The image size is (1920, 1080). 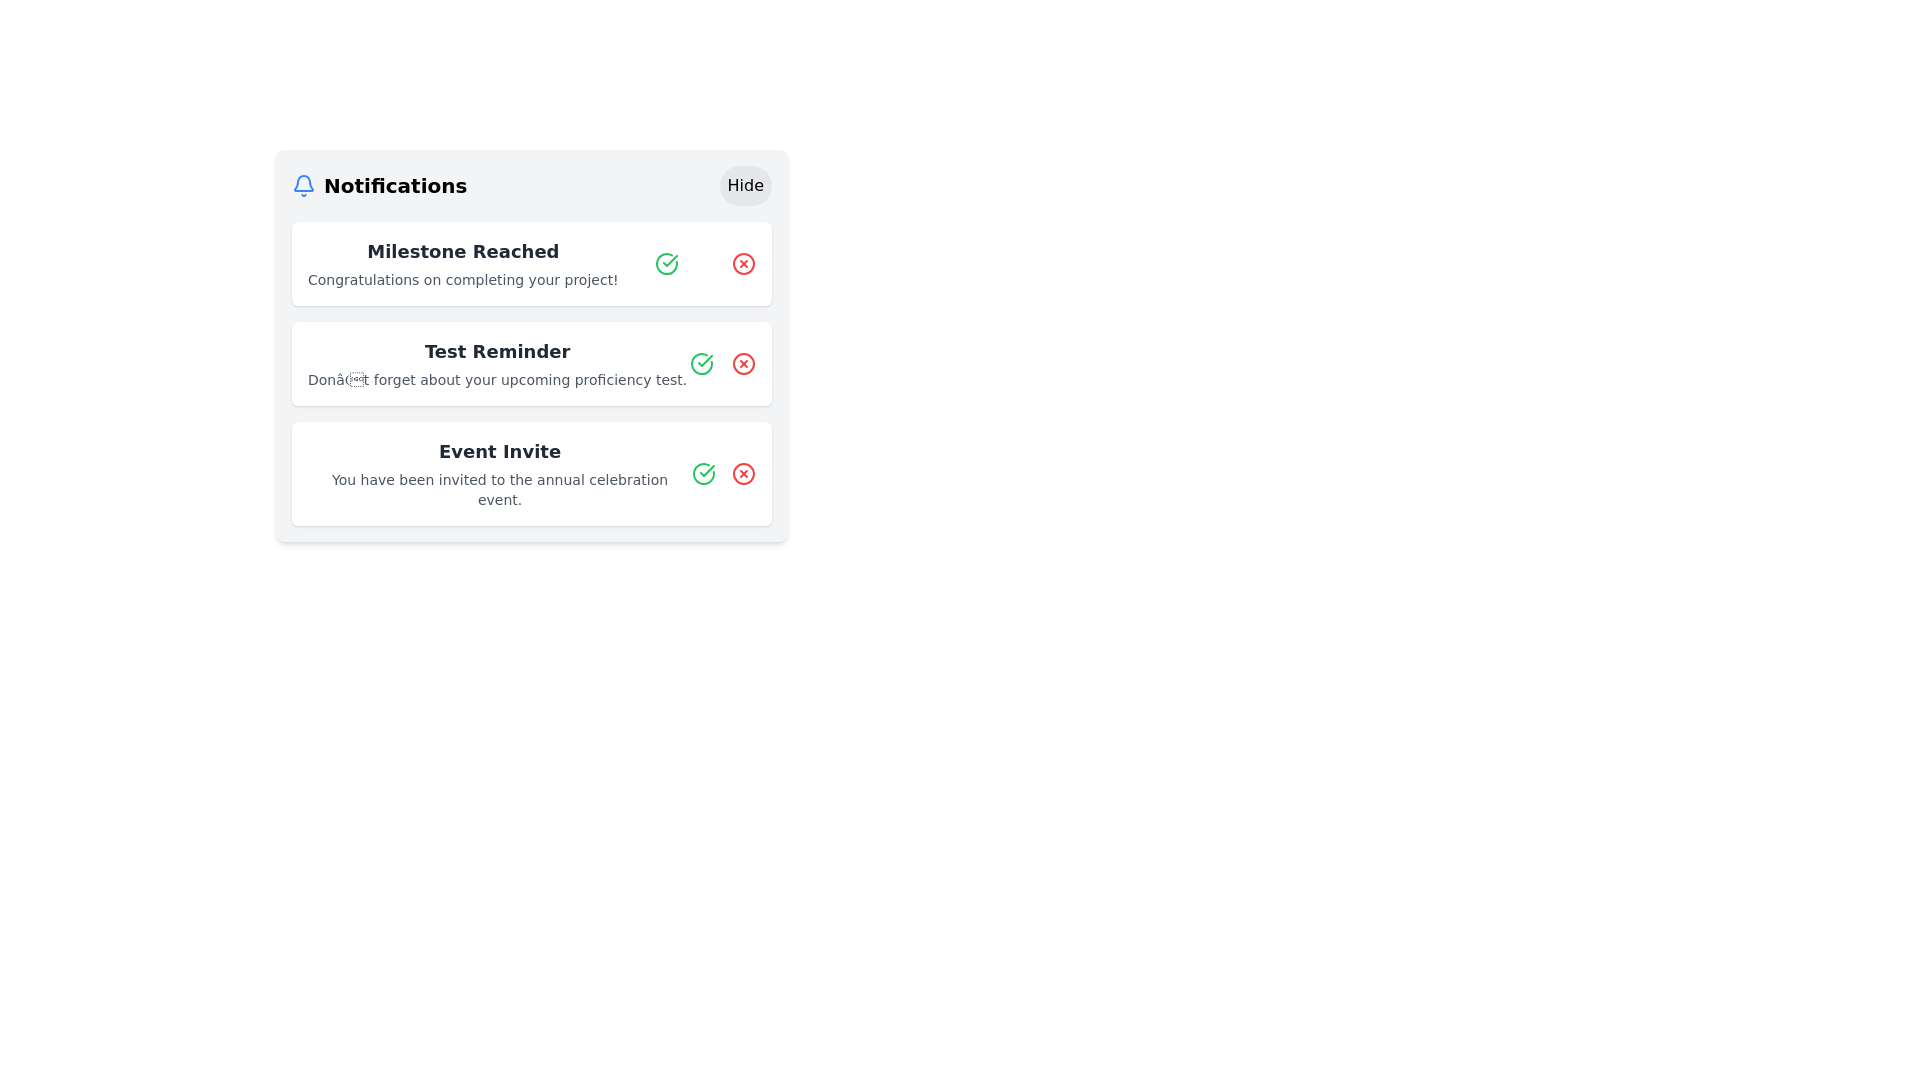 What do you see at coordinates (667, 262) in the screenshot?
I see `the green check mark SVG icon within the notification card to acknowledge the message 'Milestone Reached Congratulations on completing your project!'` at bounding box center [667, 262].